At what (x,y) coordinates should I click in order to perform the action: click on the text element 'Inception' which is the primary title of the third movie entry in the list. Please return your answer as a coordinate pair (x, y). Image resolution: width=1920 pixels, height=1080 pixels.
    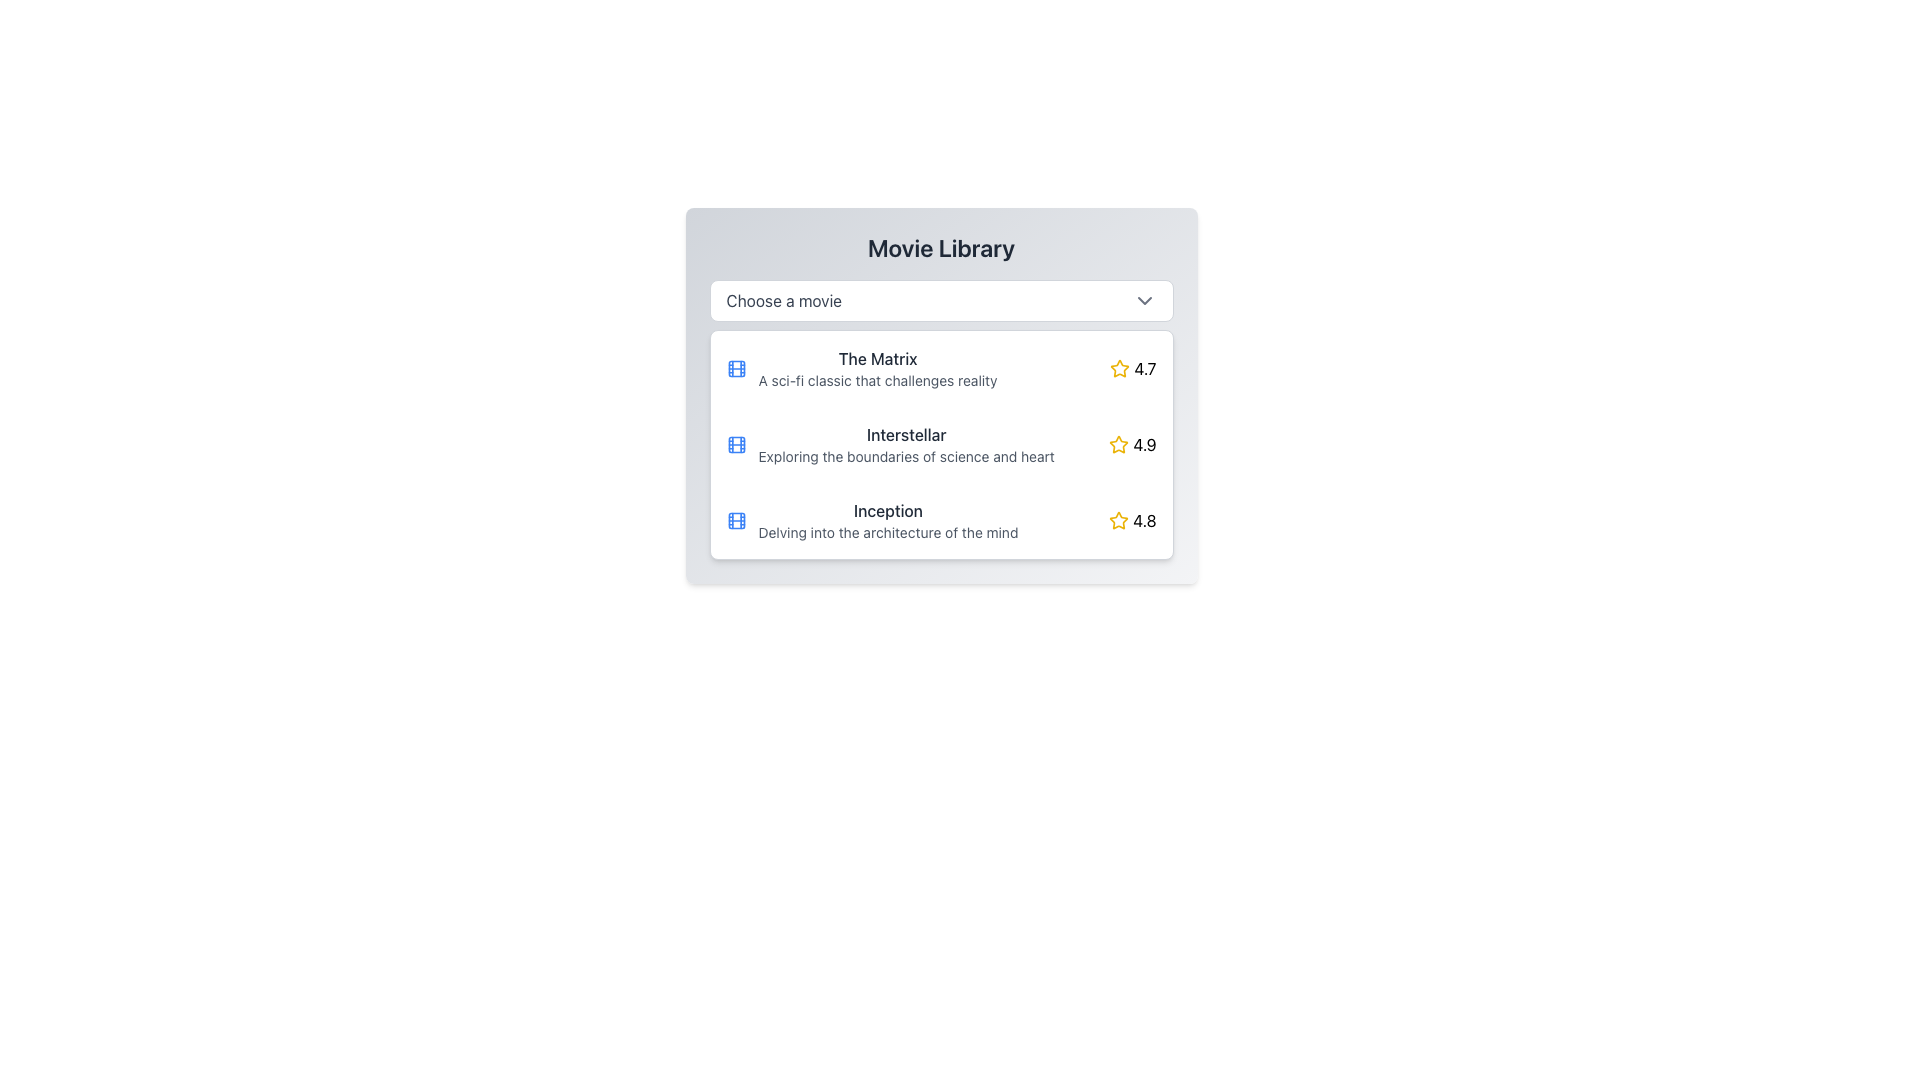
    Looking at the image, I should click on (887, 509).